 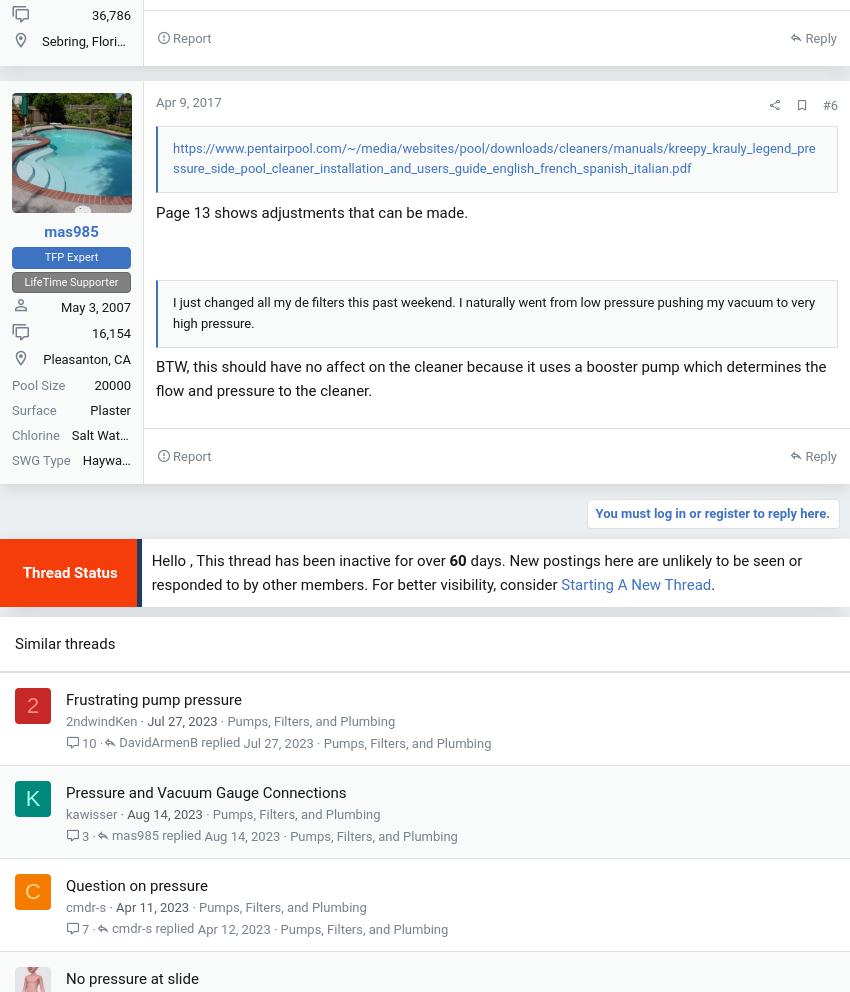 What do you see at coordinates (111, 384) in the screenshot?
I see `'20000'` at bounding box center [111, 384].